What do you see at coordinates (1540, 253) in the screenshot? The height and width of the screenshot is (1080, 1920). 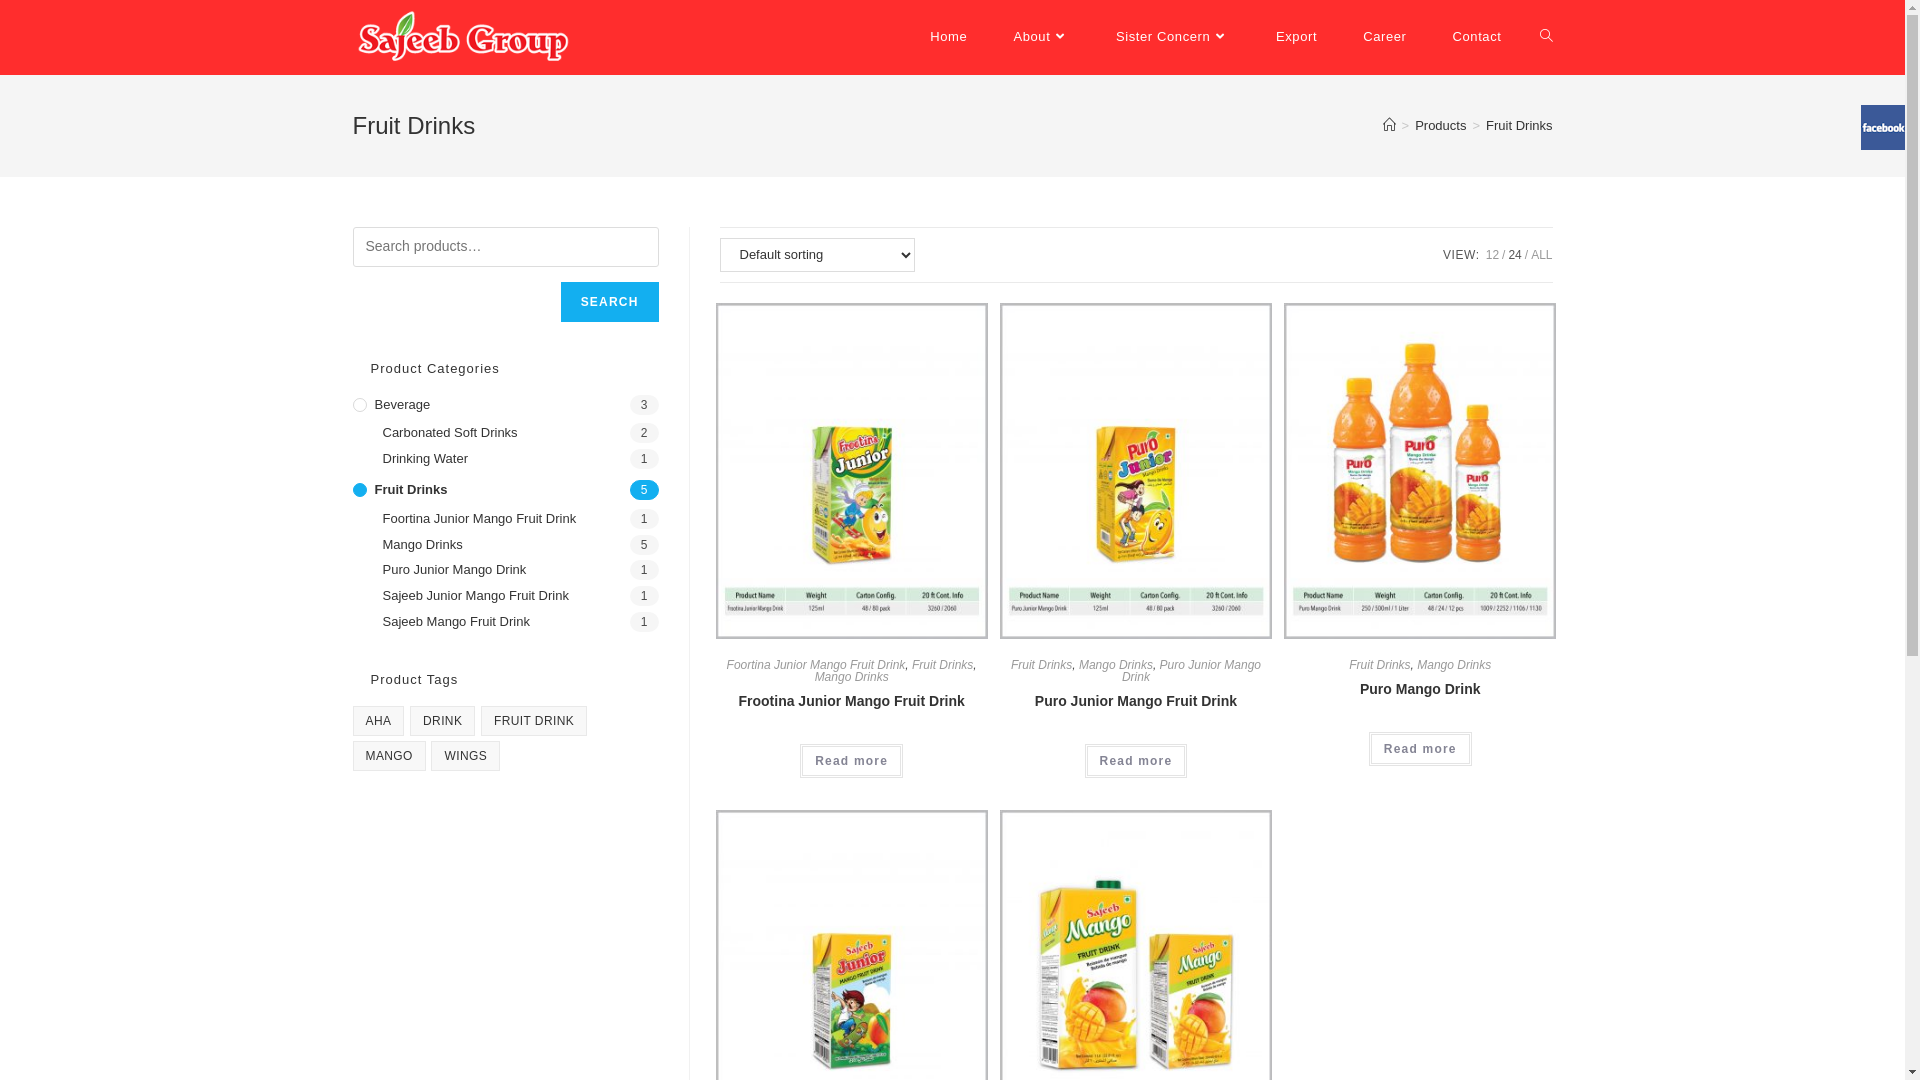 I see `'ALL'` at bounding box center [1540, 253].